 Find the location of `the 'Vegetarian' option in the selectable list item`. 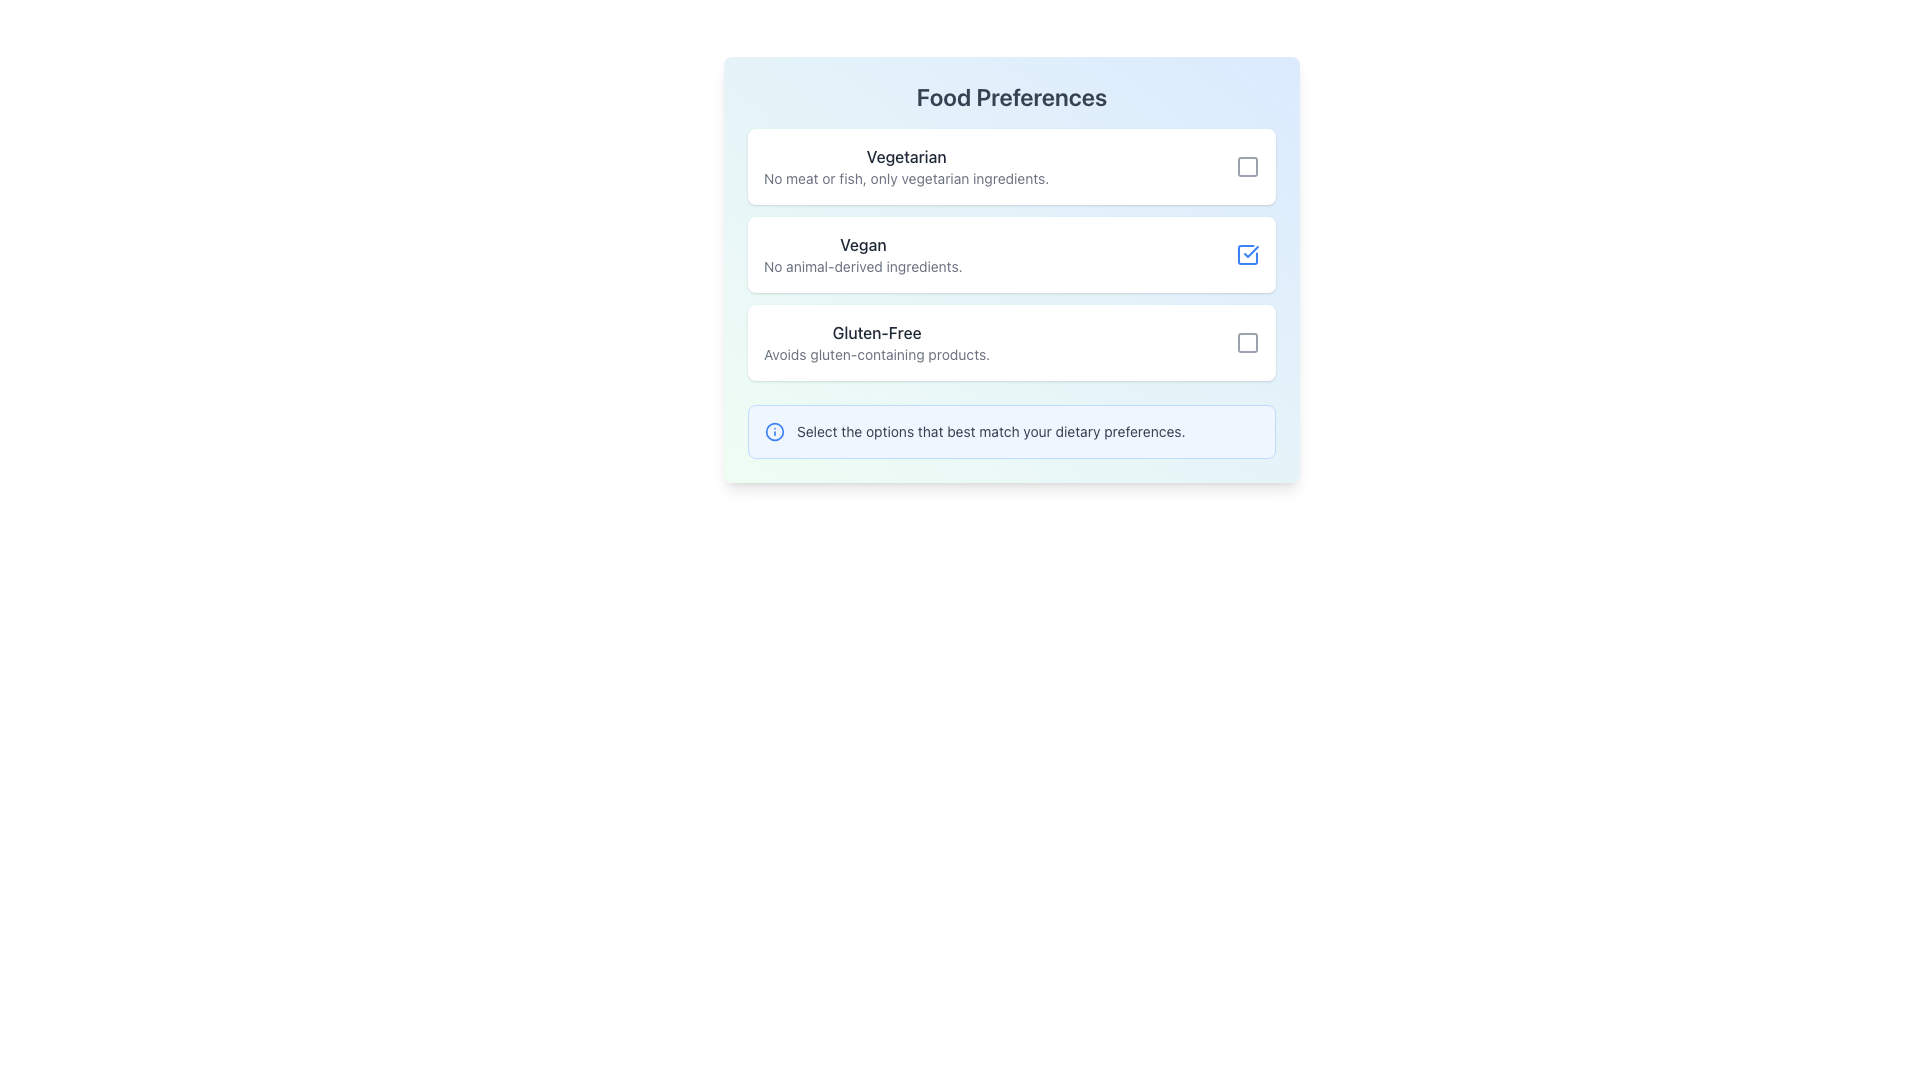

the 'Vegetarian' option in the selectable list item is located at coordinates (1012, 165).